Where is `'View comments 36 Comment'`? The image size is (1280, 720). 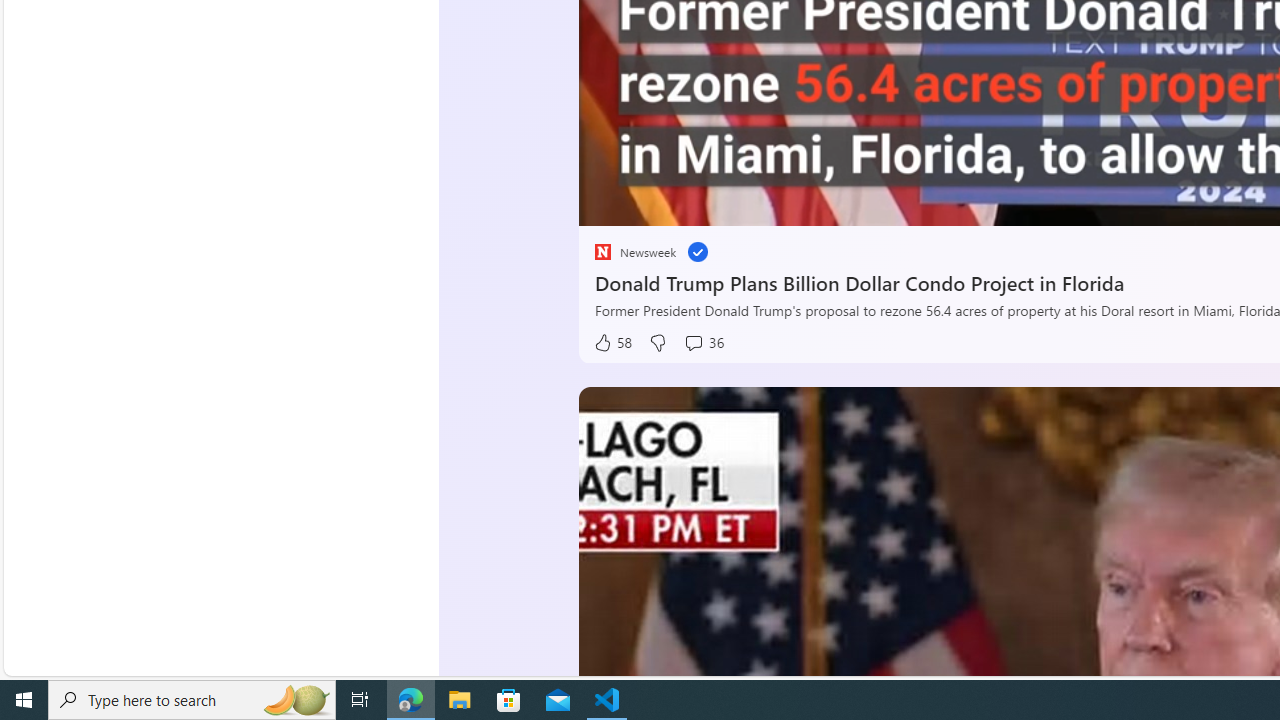
'View comments 36 Comment' is located at coordinates (703, 342).